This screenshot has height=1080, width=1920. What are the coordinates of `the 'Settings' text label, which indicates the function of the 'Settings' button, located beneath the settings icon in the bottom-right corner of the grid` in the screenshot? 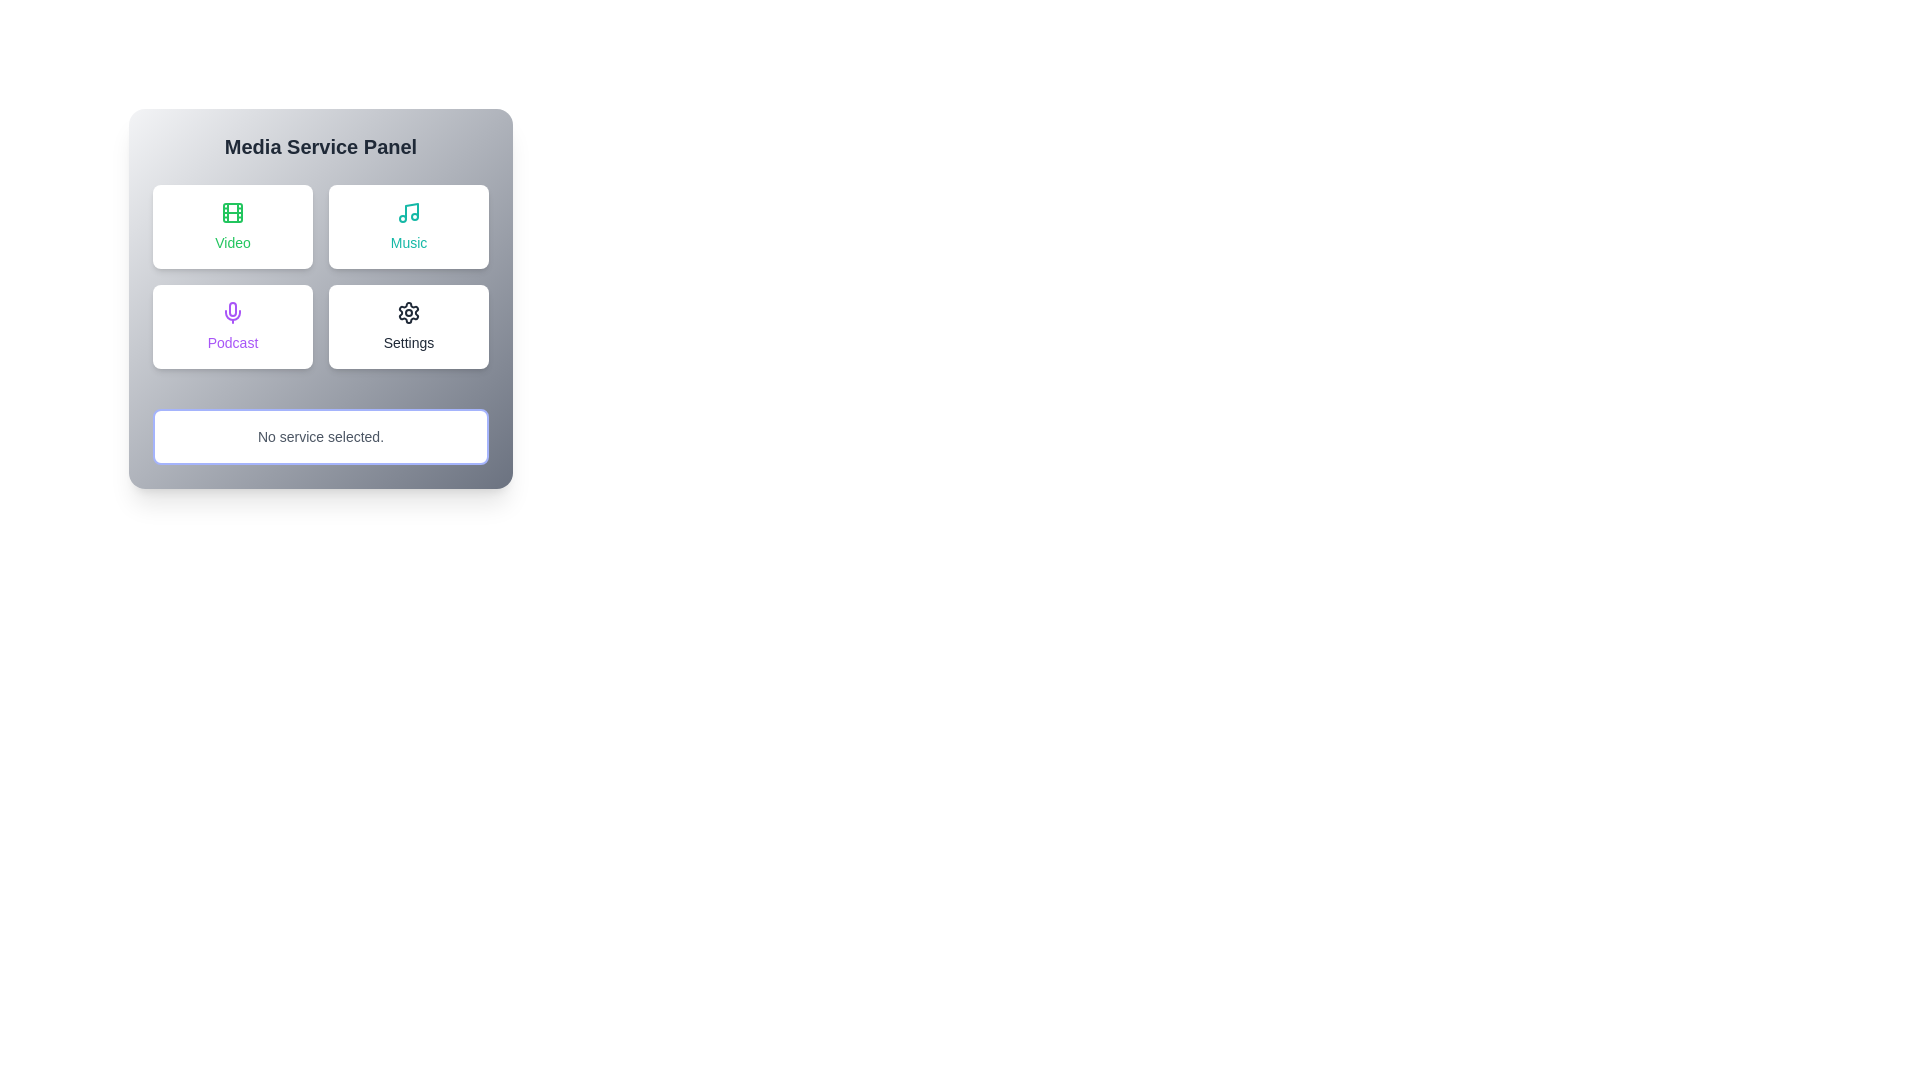 It's located at (407, 342).